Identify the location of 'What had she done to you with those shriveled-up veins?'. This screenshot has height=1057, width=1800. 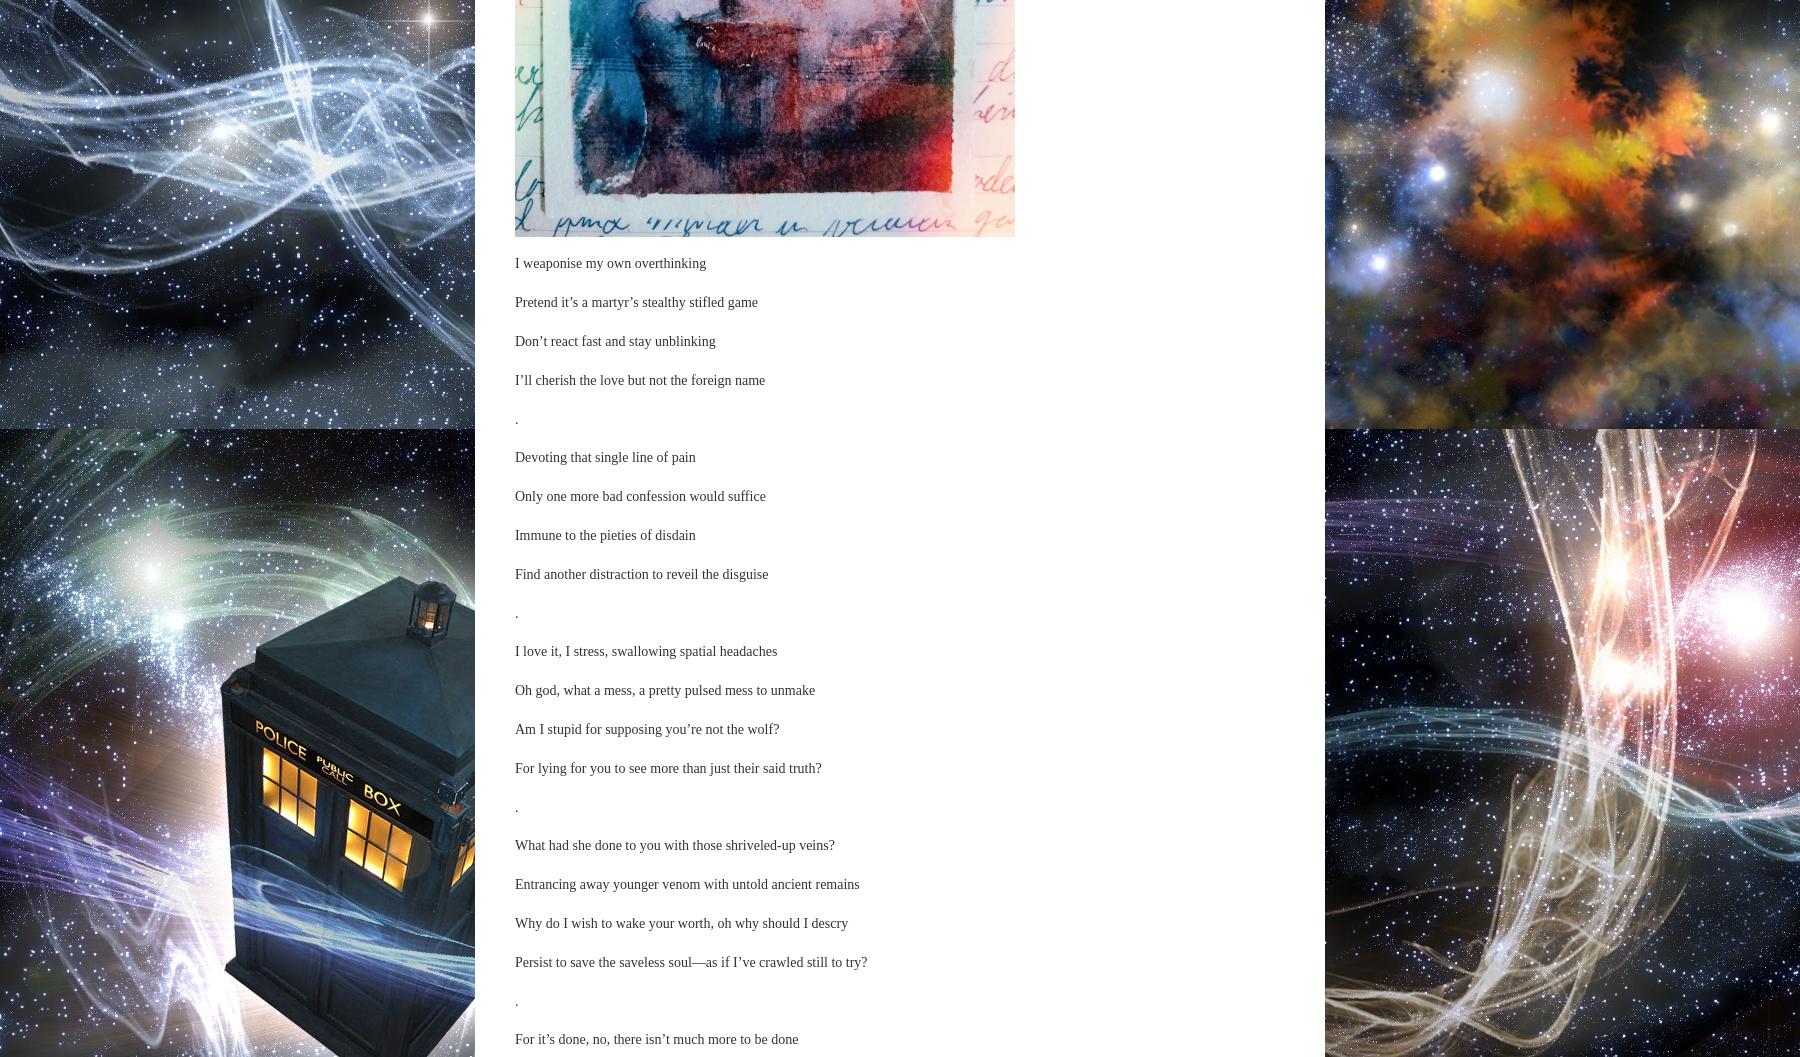
(673, 844).